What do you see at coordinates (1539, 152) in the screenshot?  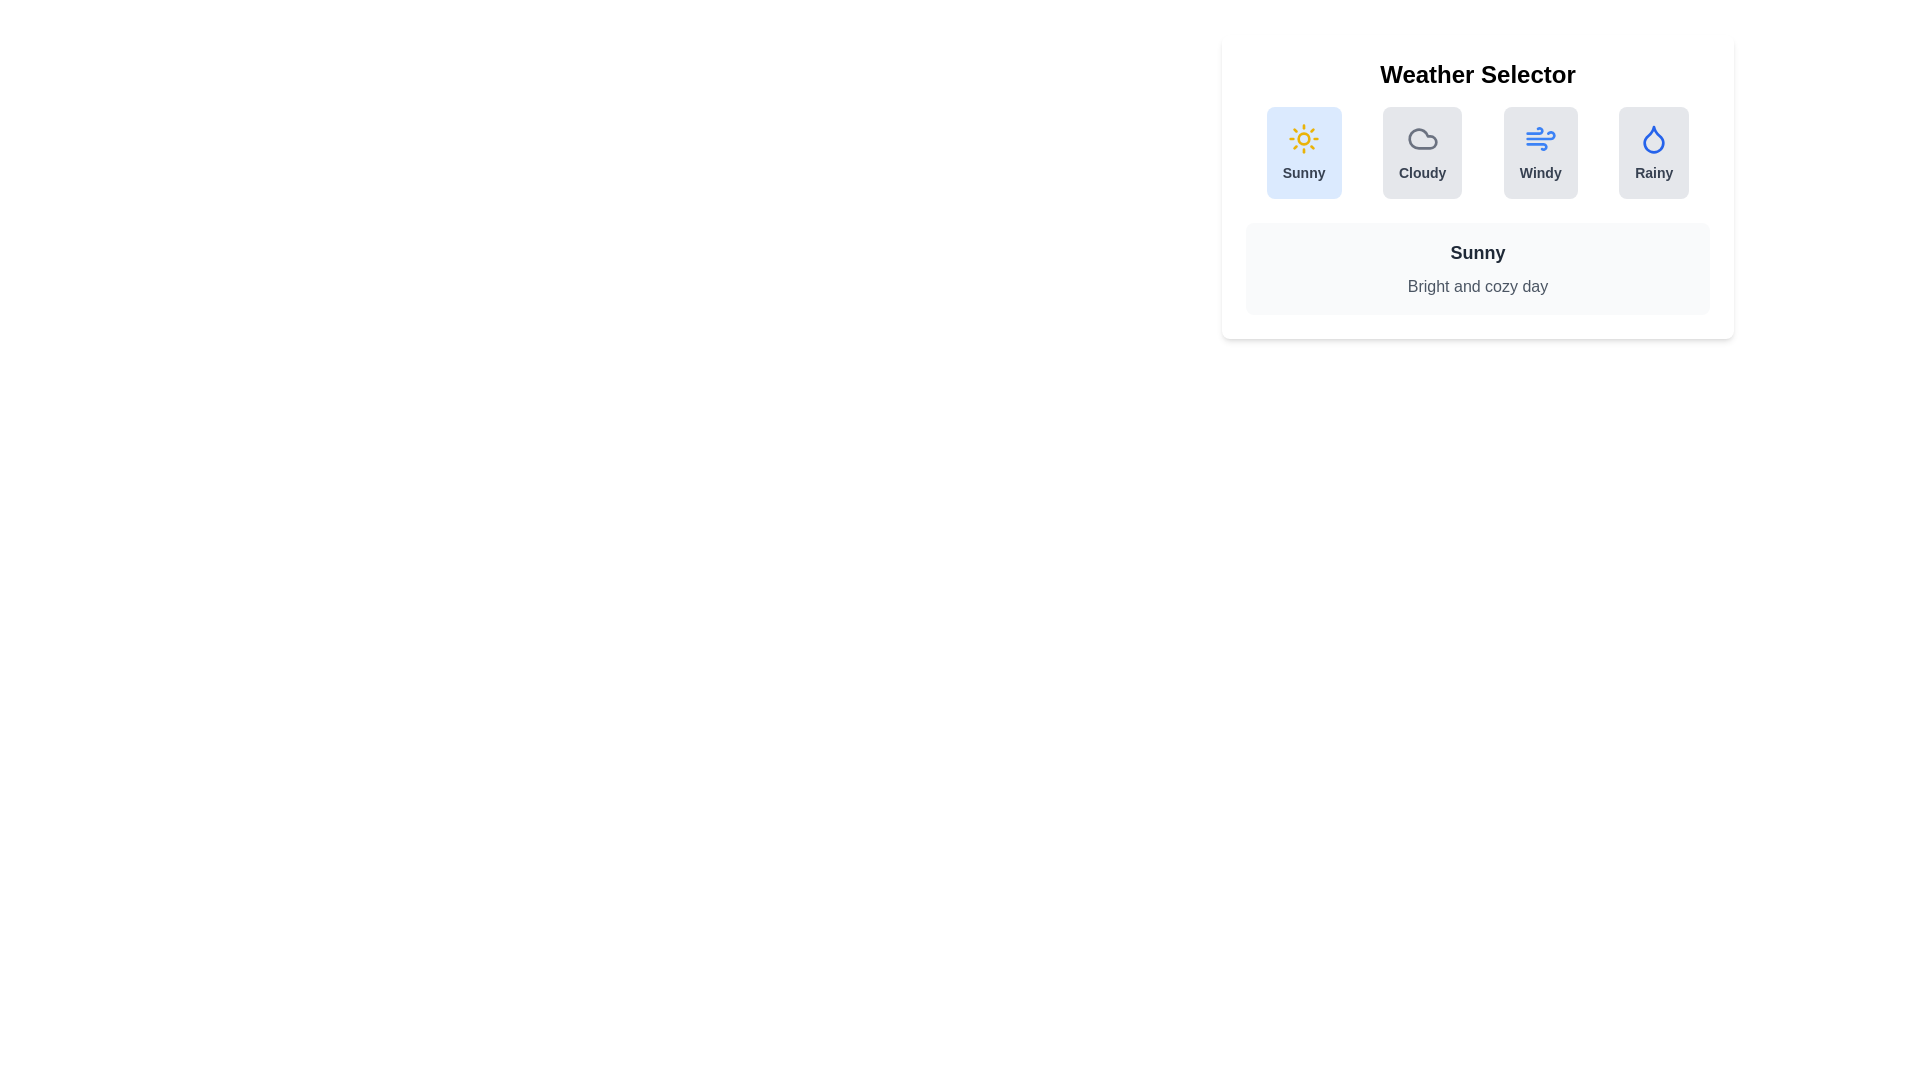 I see `the 'Windy' weather option button located at the top center of the menu, positioned third among four options` at bounding box center [1539, 152].